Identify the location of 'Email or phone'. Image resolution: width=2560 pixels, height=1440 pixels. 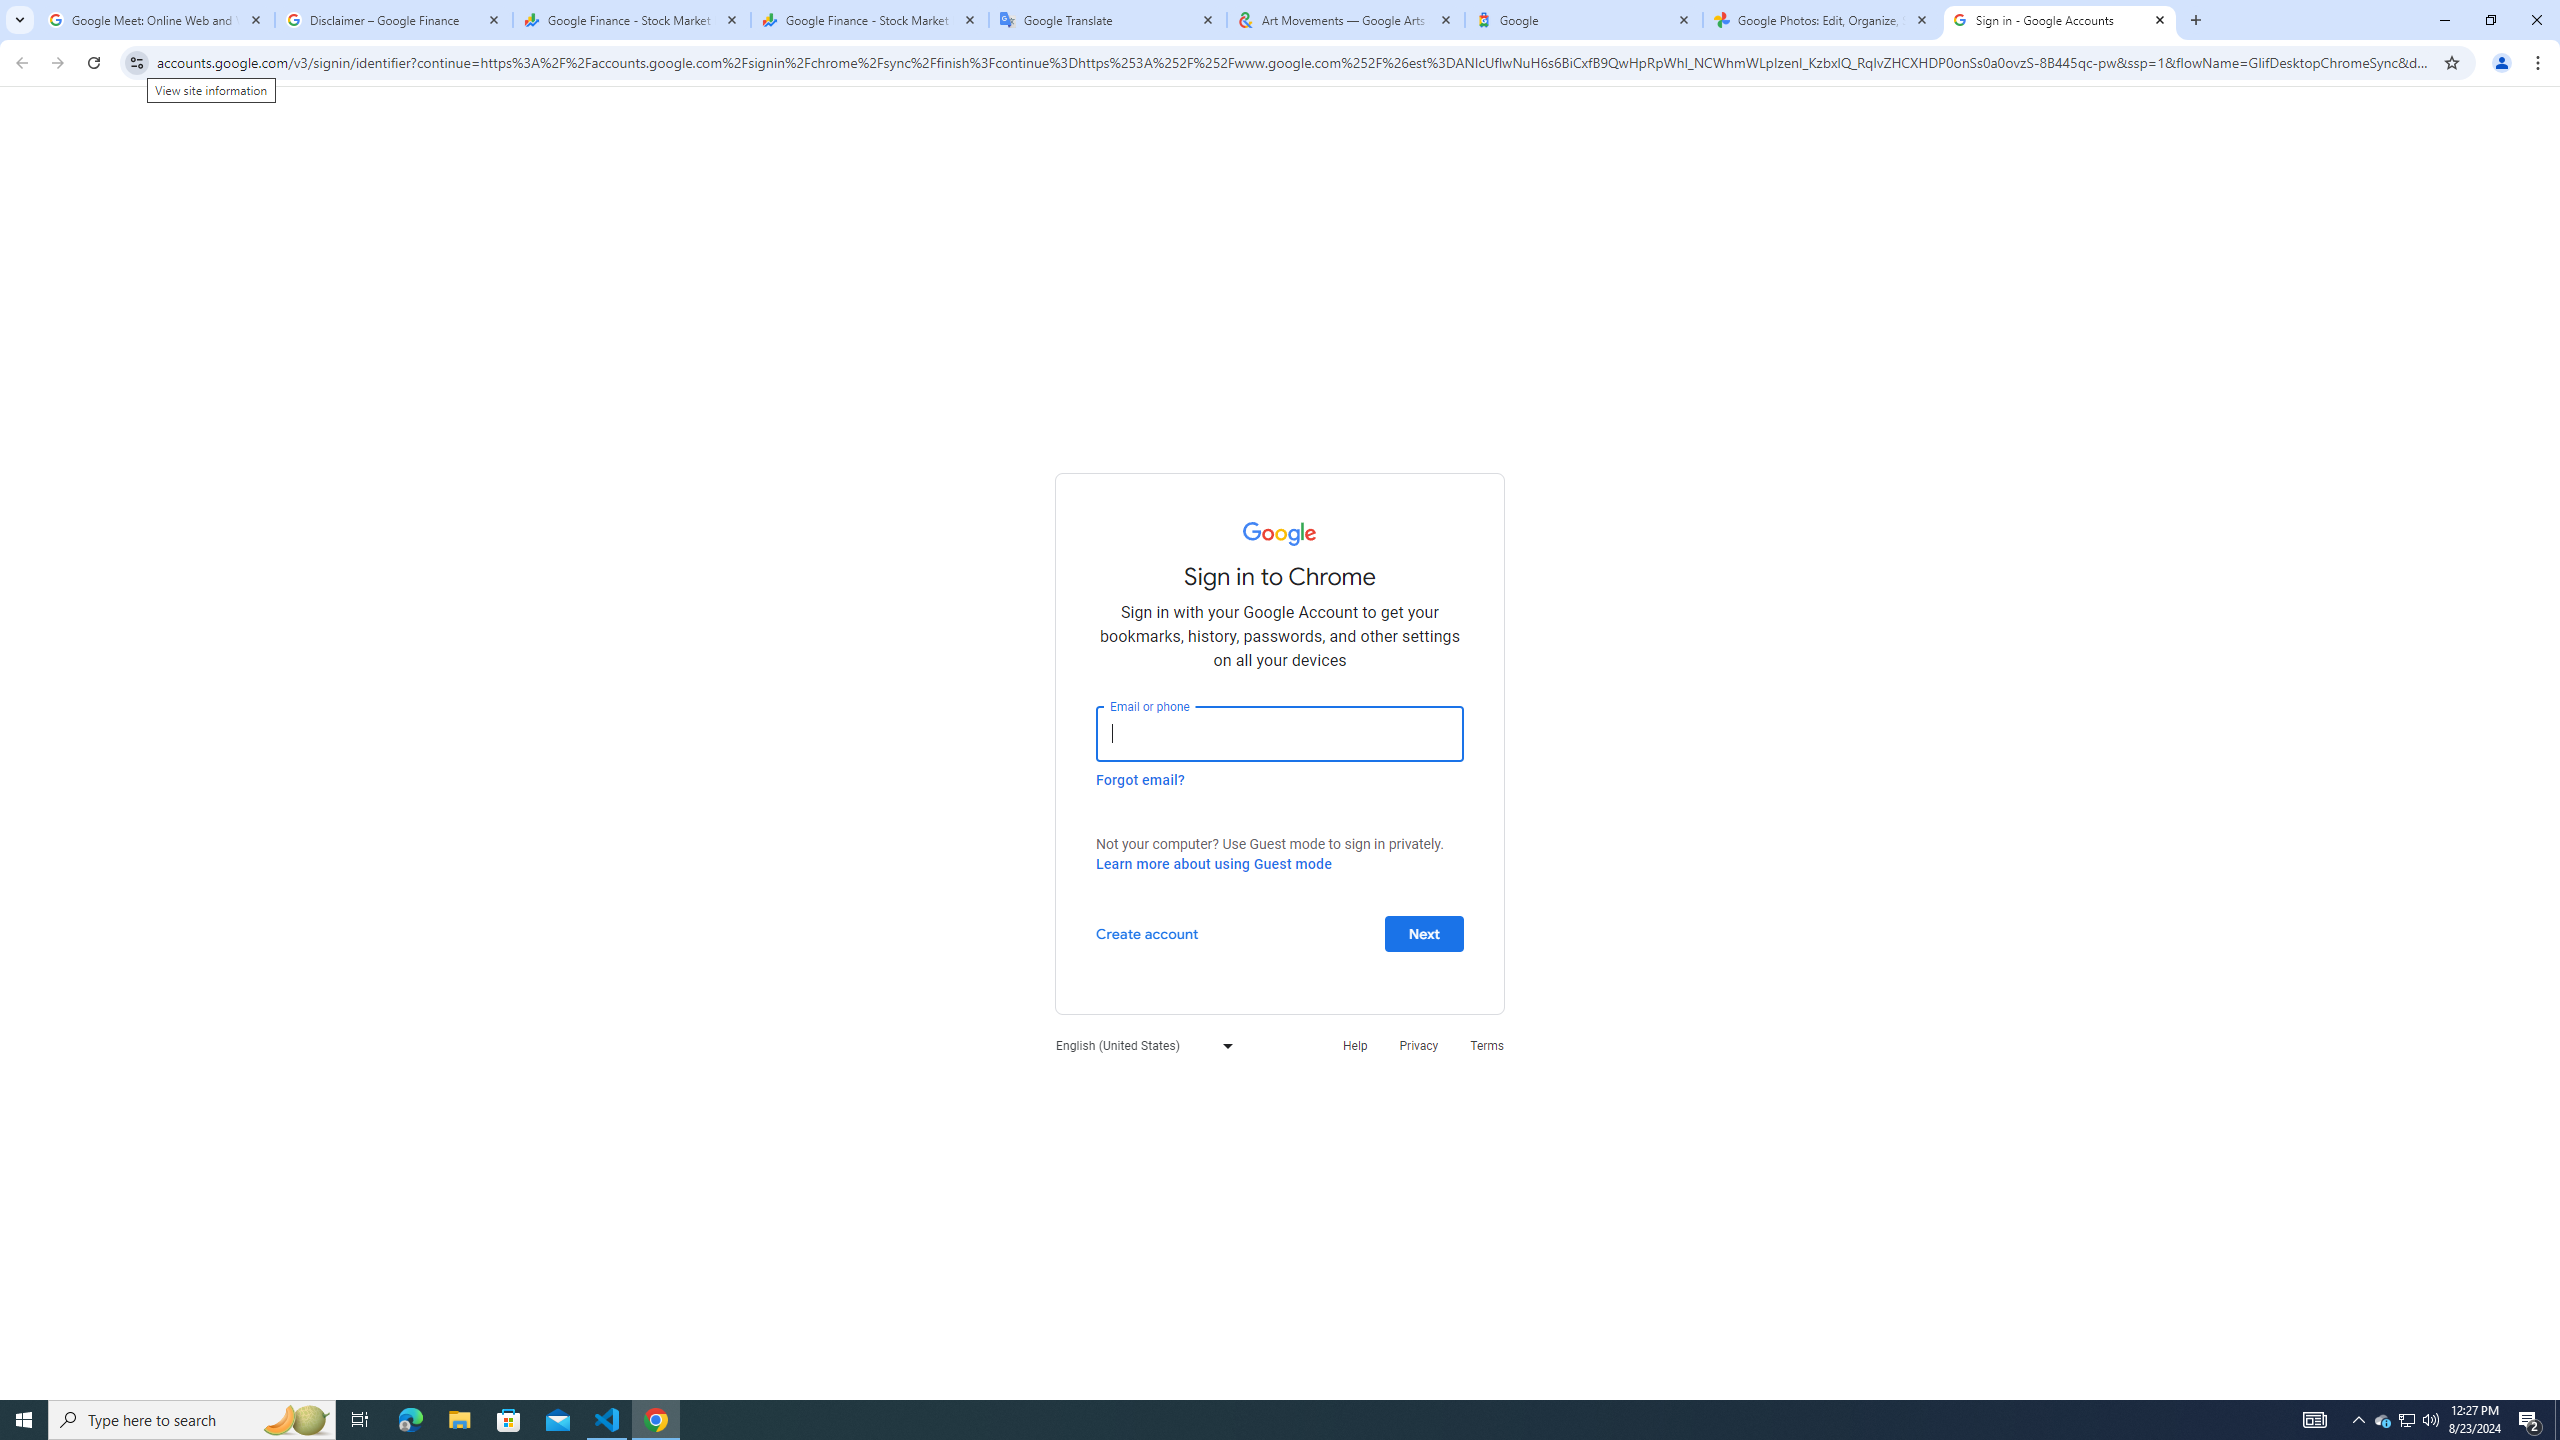
(1280, 732).